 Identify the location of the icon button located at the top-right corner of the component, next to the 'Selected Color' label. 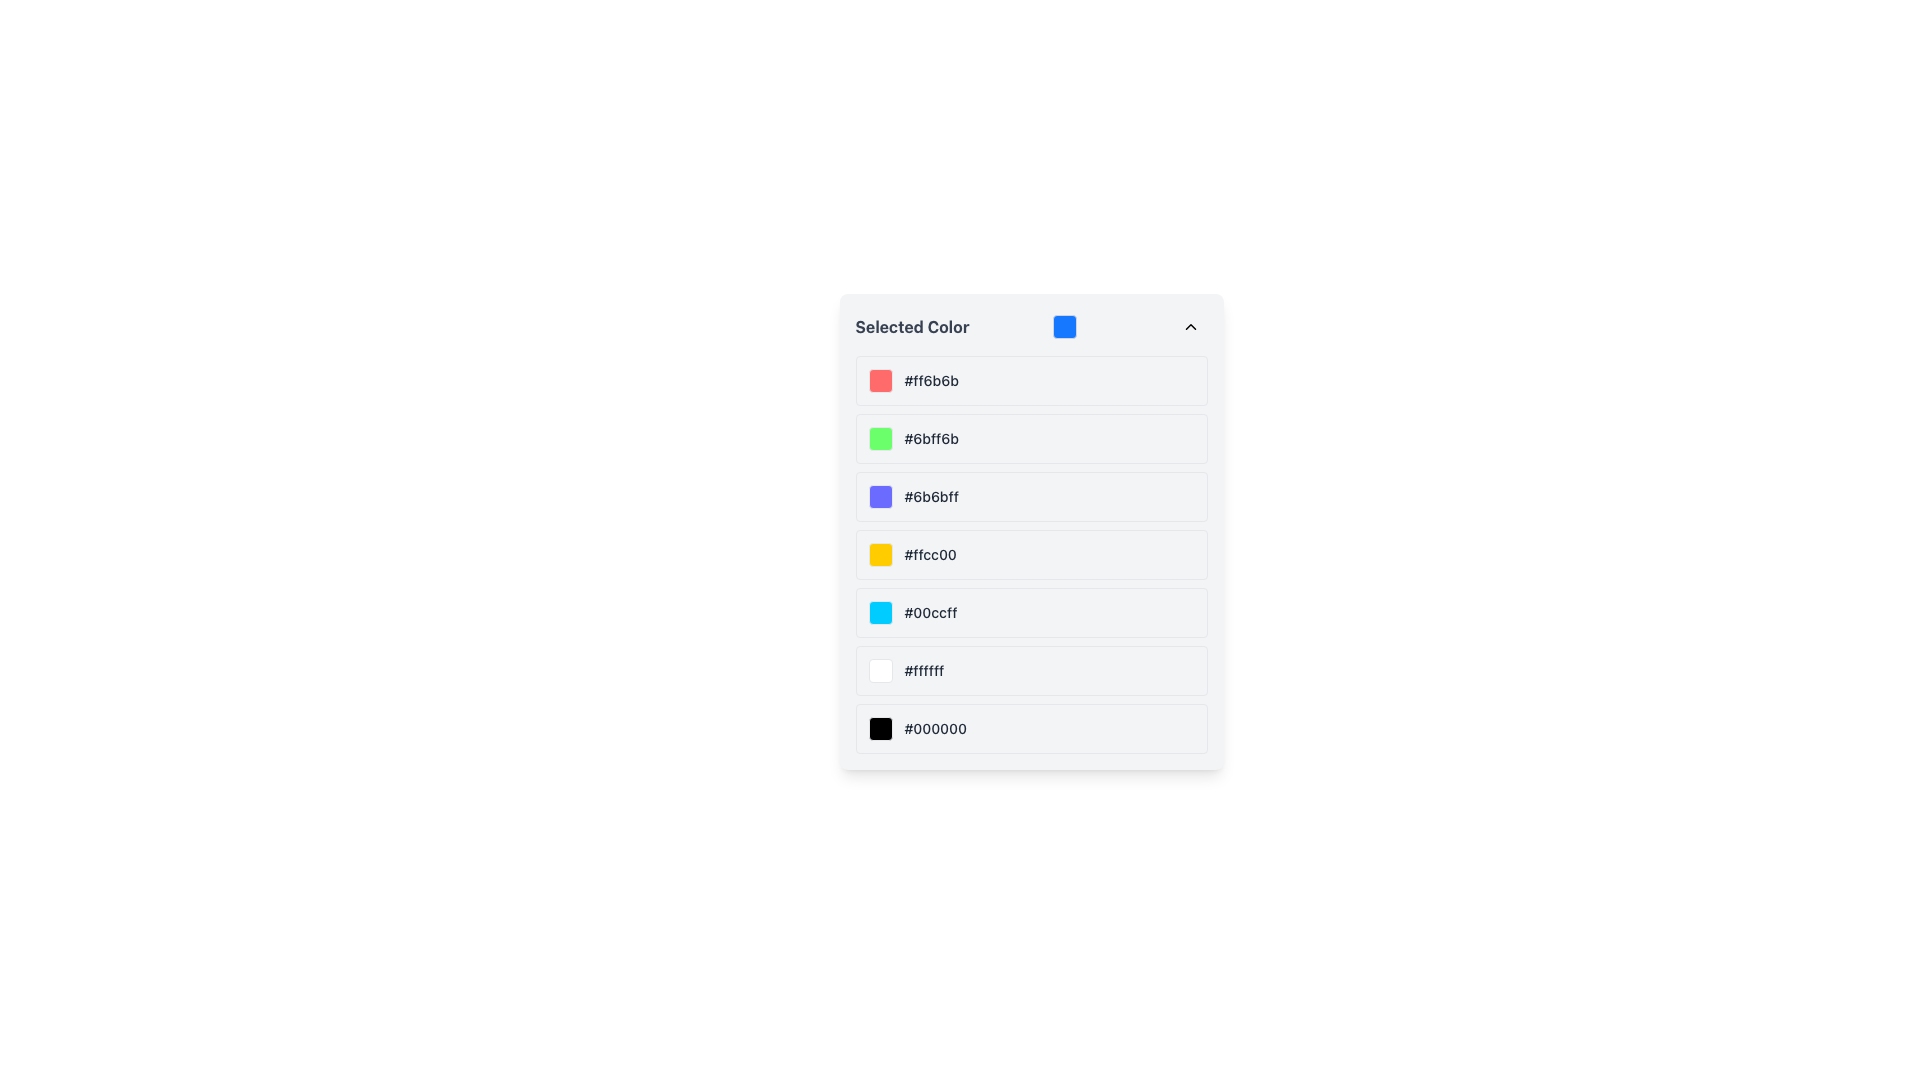
(1190, 326).